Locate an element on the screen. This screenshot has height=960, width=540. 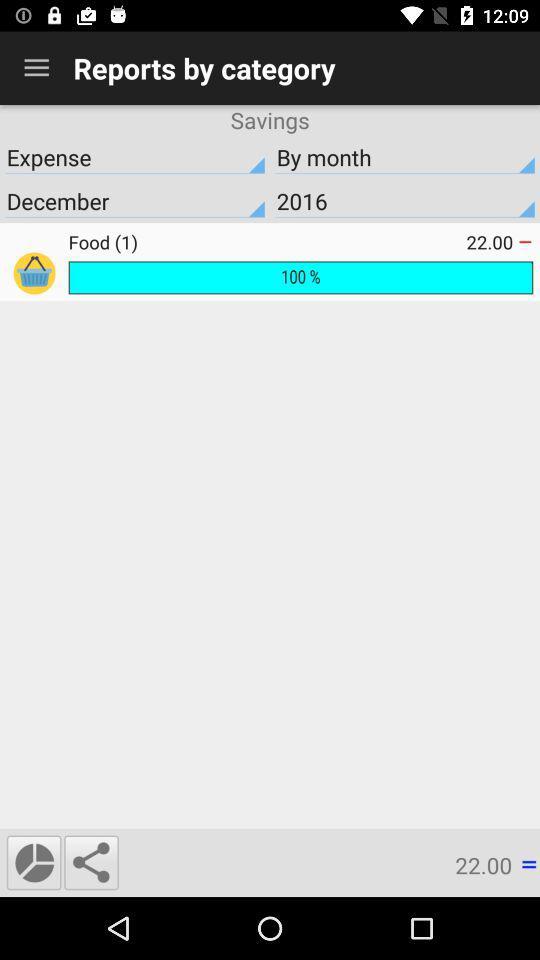
the food (1) icon is located at coordinates (267, 241).